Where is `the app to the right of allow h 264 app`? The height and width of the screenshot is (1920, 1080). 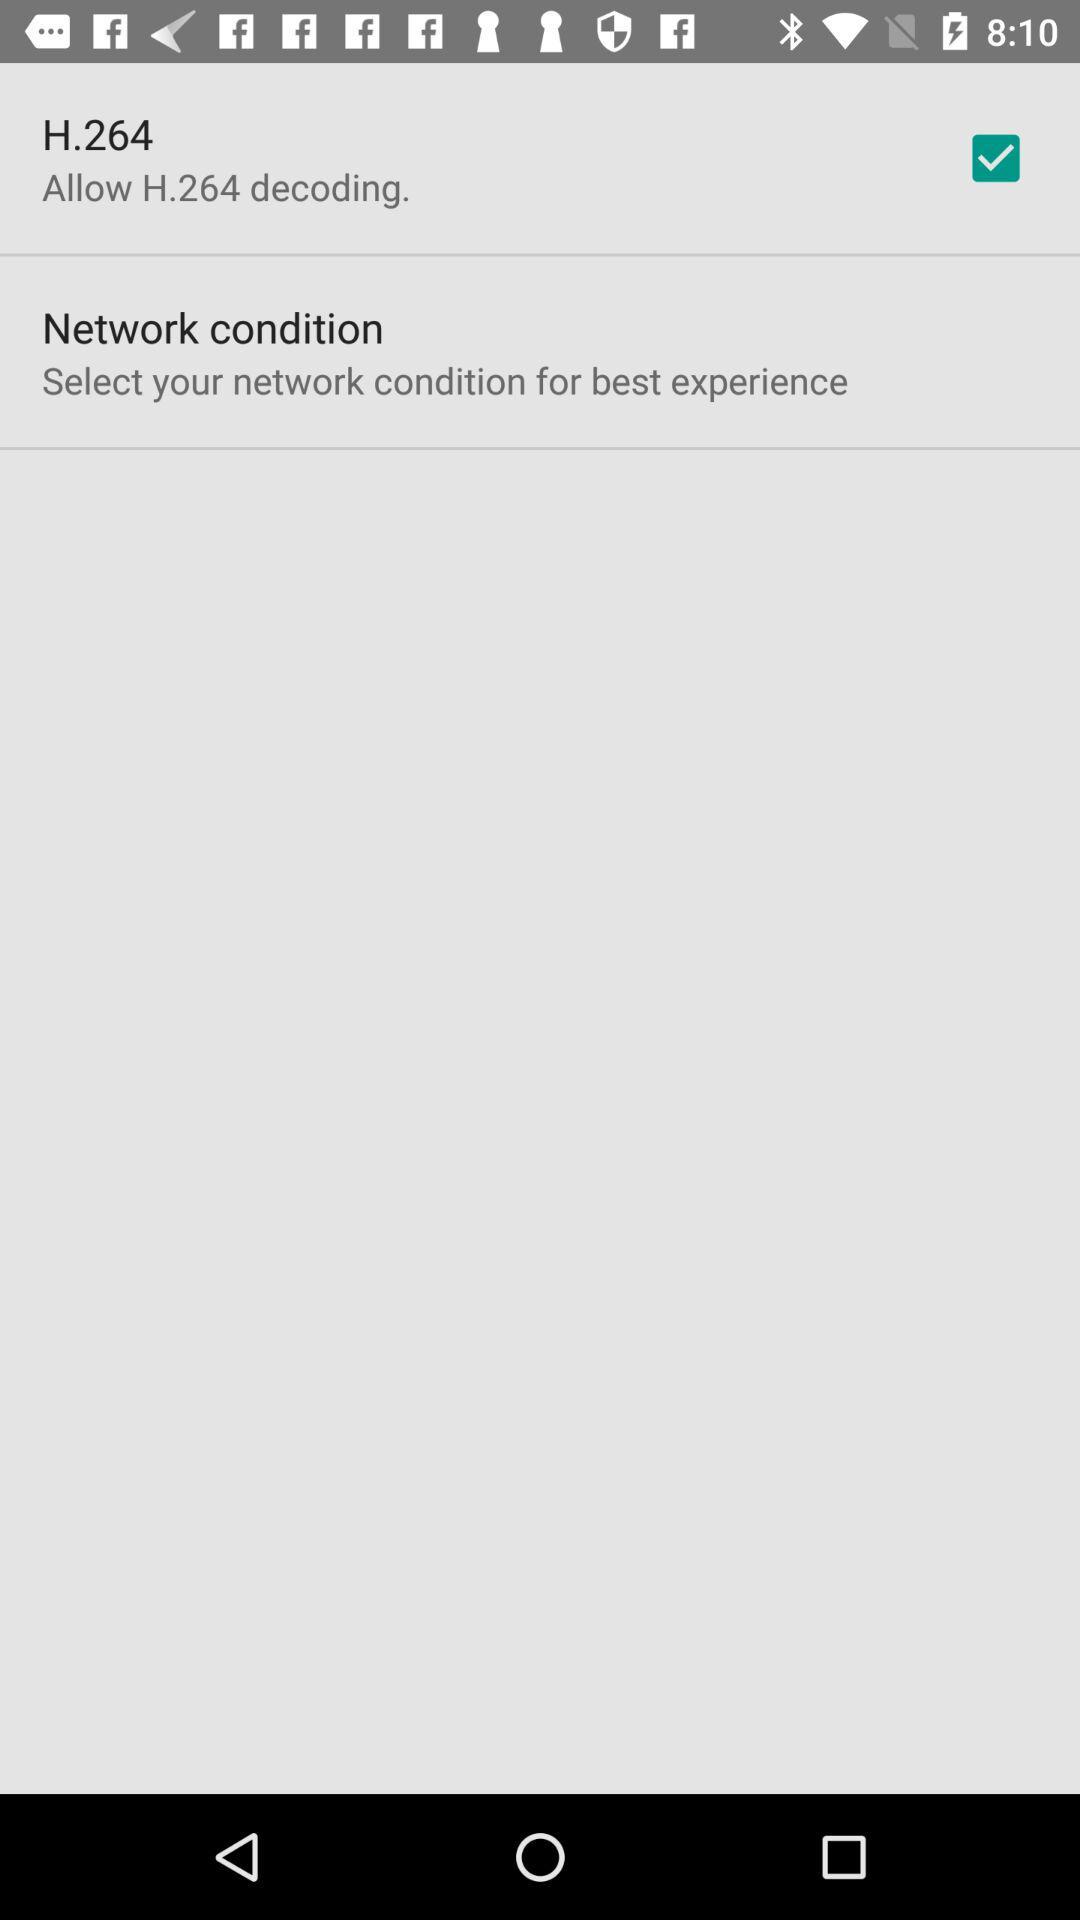 the app to the right of allow h 264 app is located at coordinates (995, 157).